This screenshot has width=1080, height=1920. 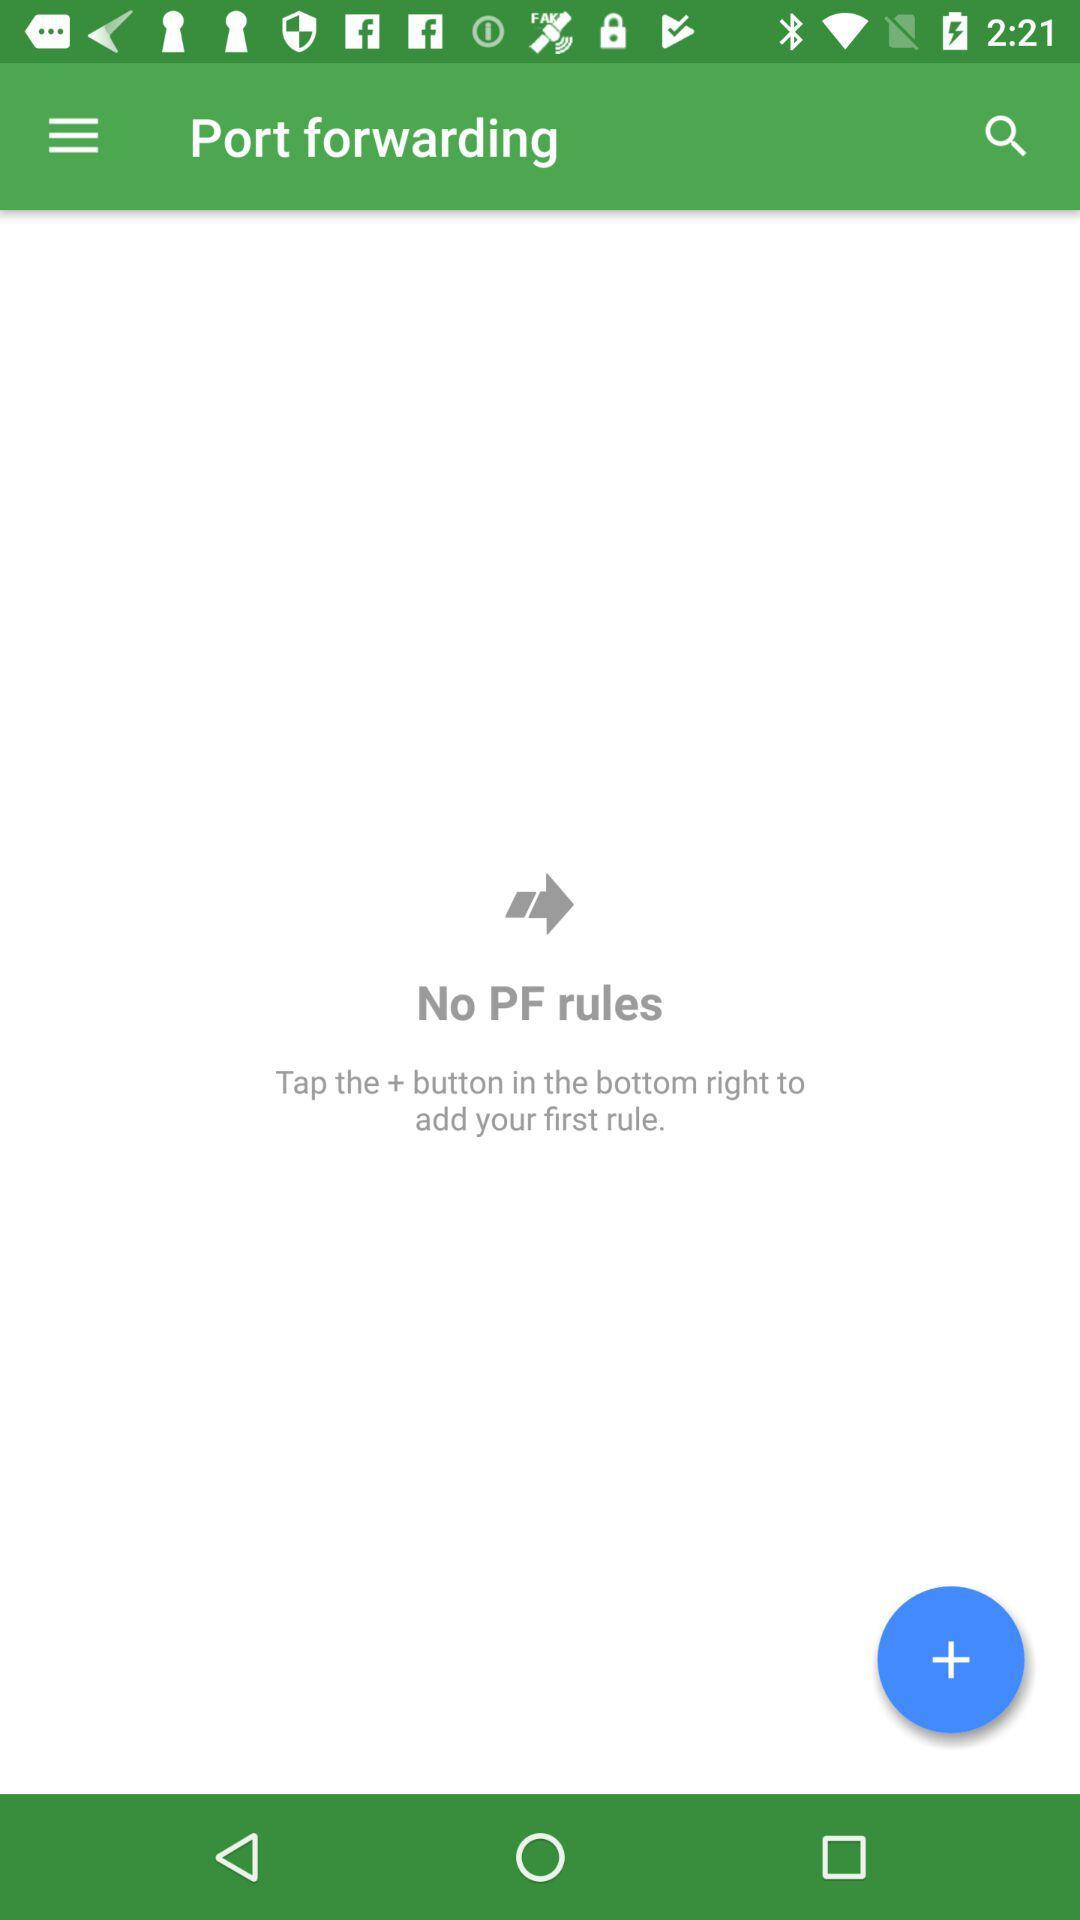 I want to click on the item to the right of port forwarding, so click(x=1006, y=135).